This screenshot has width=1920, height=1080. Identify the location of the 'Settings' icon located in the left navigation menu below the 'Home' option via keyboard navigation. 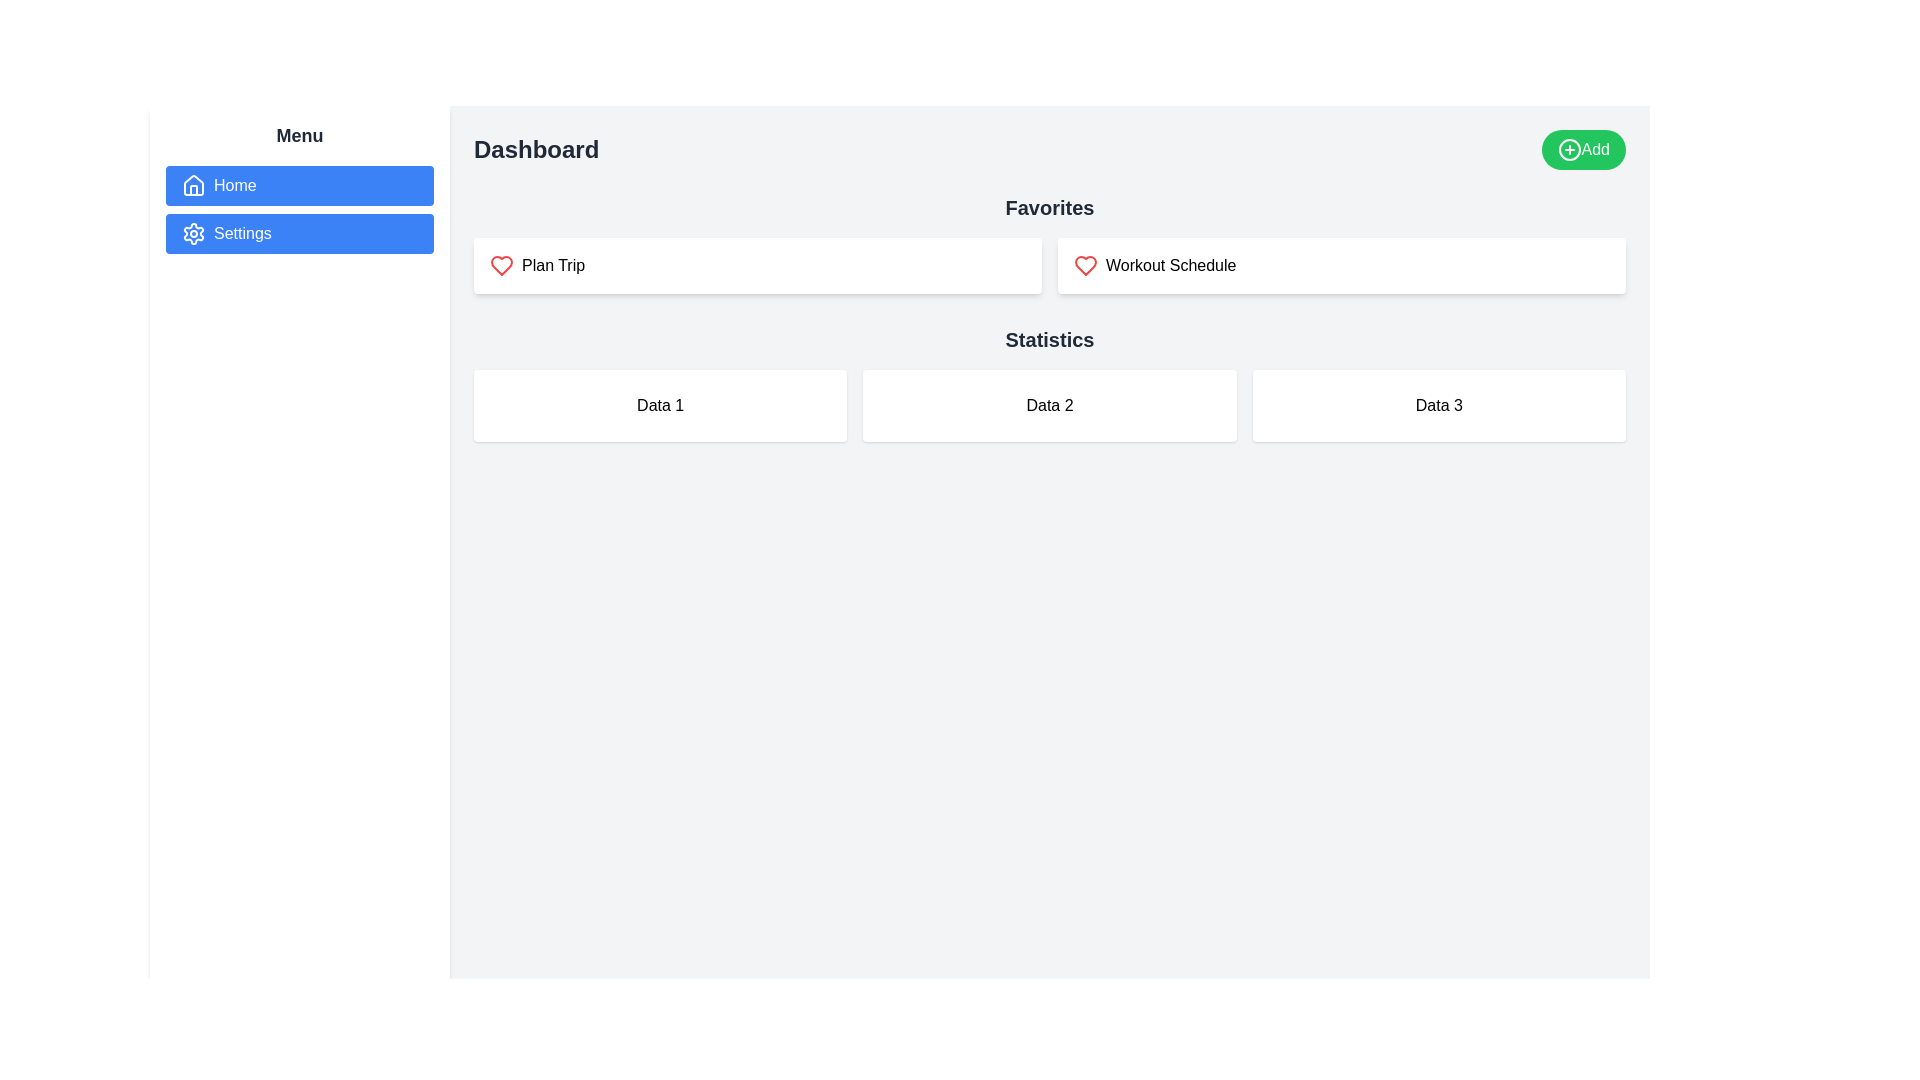
(193, 233).